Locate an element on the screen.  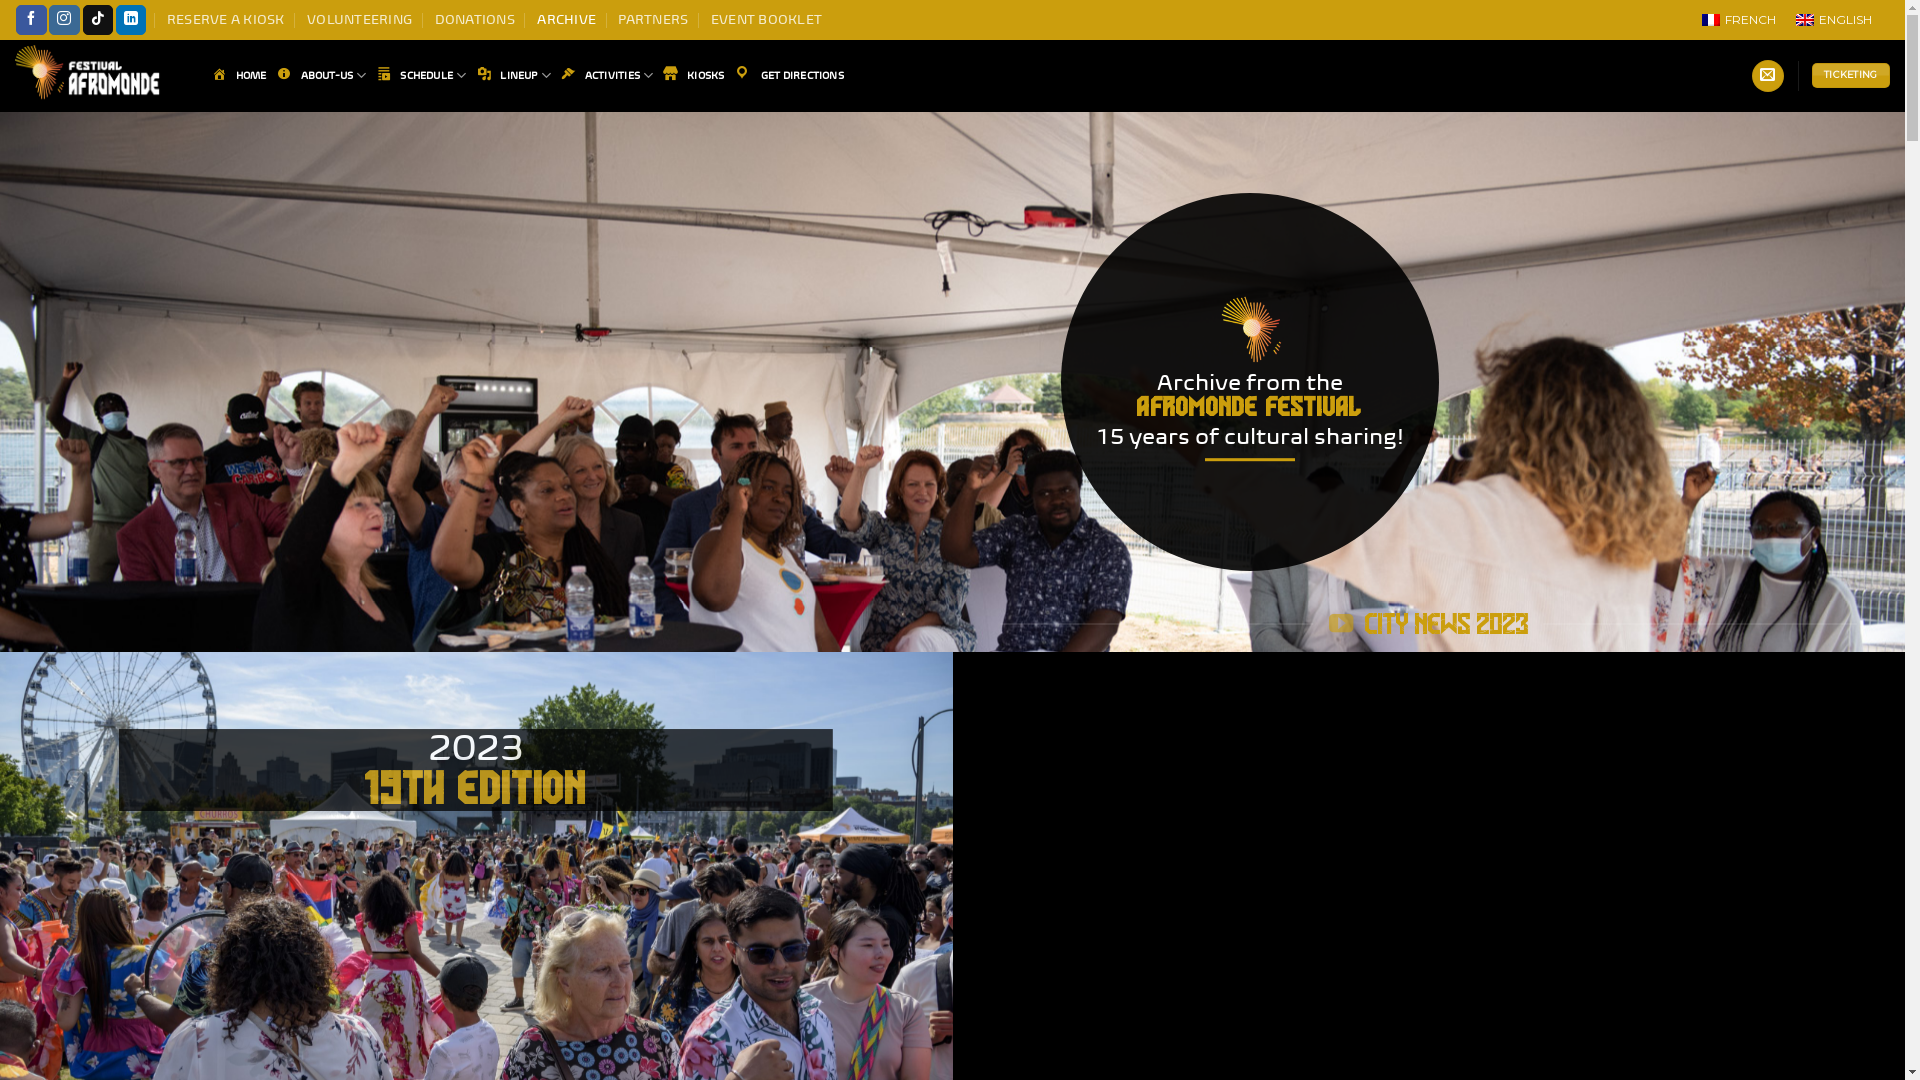
'GET DIRECTIONS' is located at coordinates (787, 75).